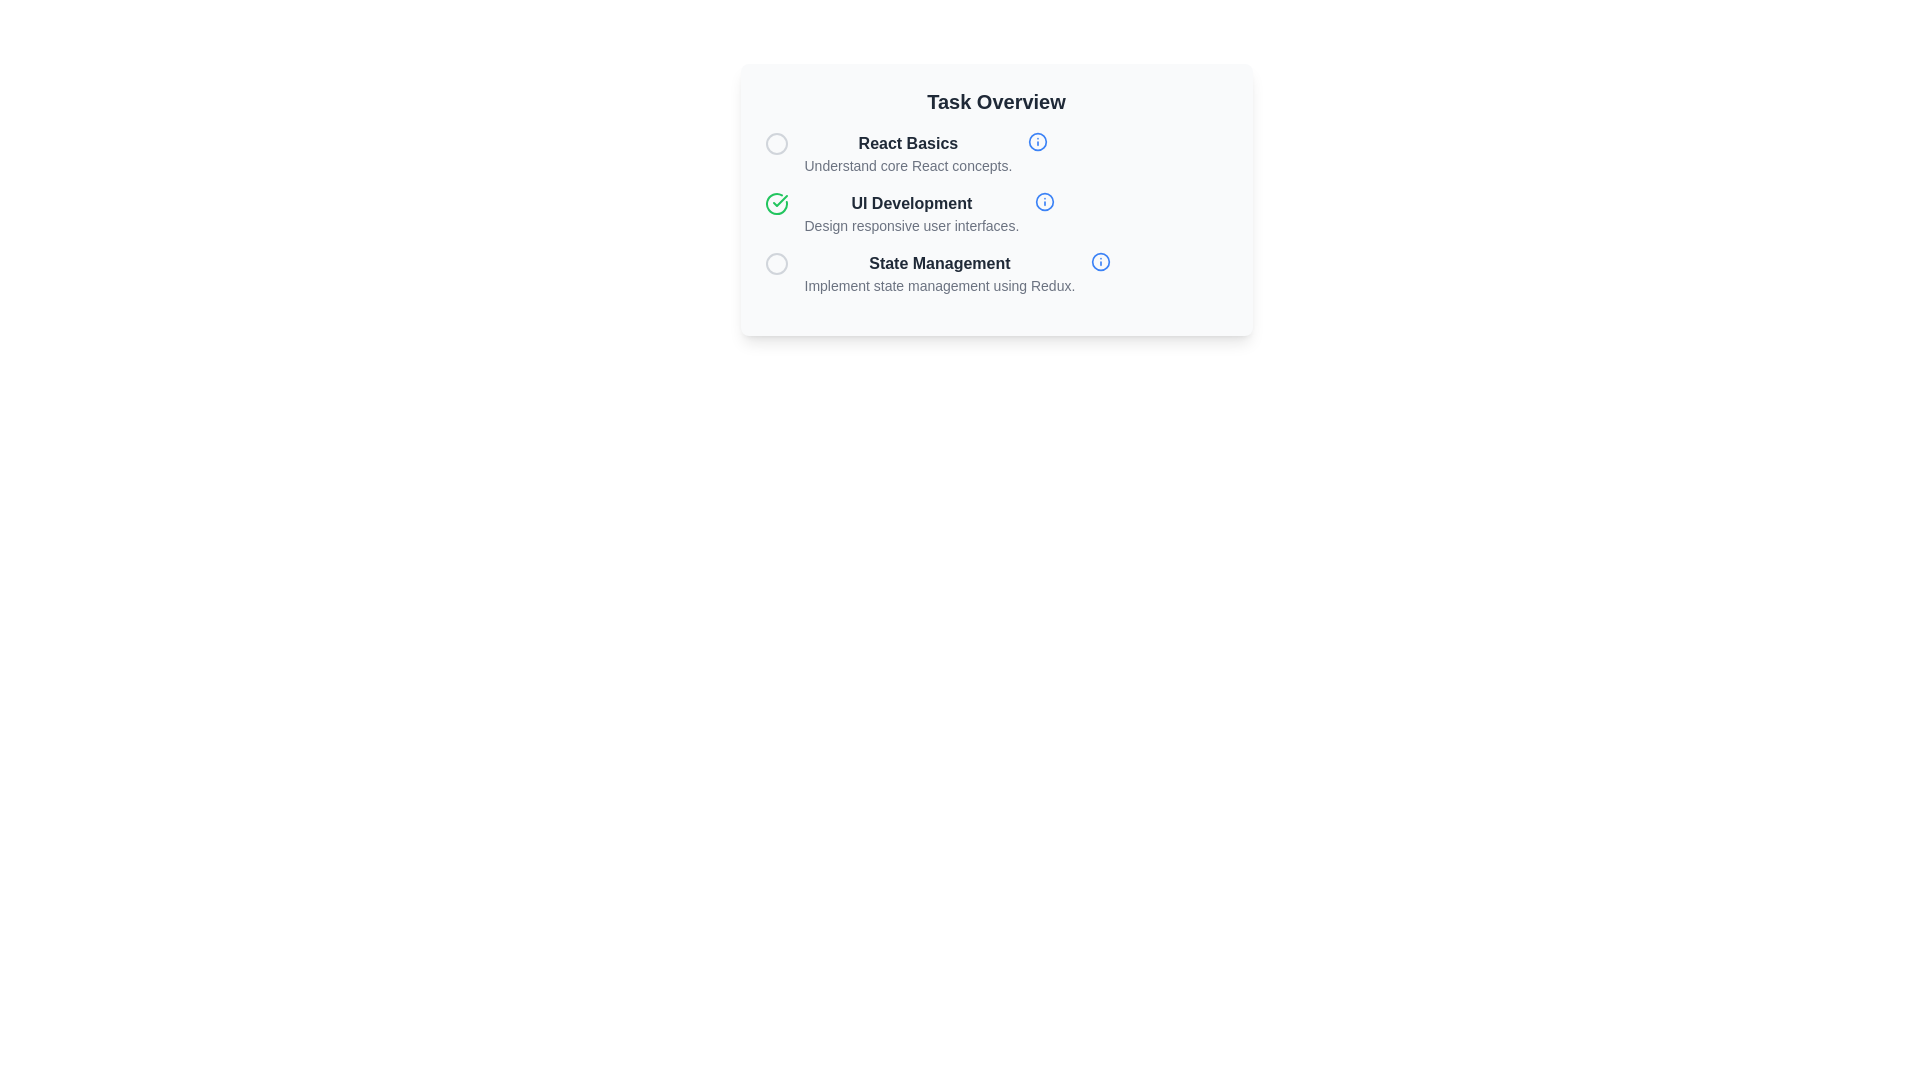  What do you see at coordinates (1100, 261) in the screenshot?
I see `the informational icon related to the 'State Management' task positioned on the far right of the task overview section to identify its purpose` at bounding box center [1100, 261].